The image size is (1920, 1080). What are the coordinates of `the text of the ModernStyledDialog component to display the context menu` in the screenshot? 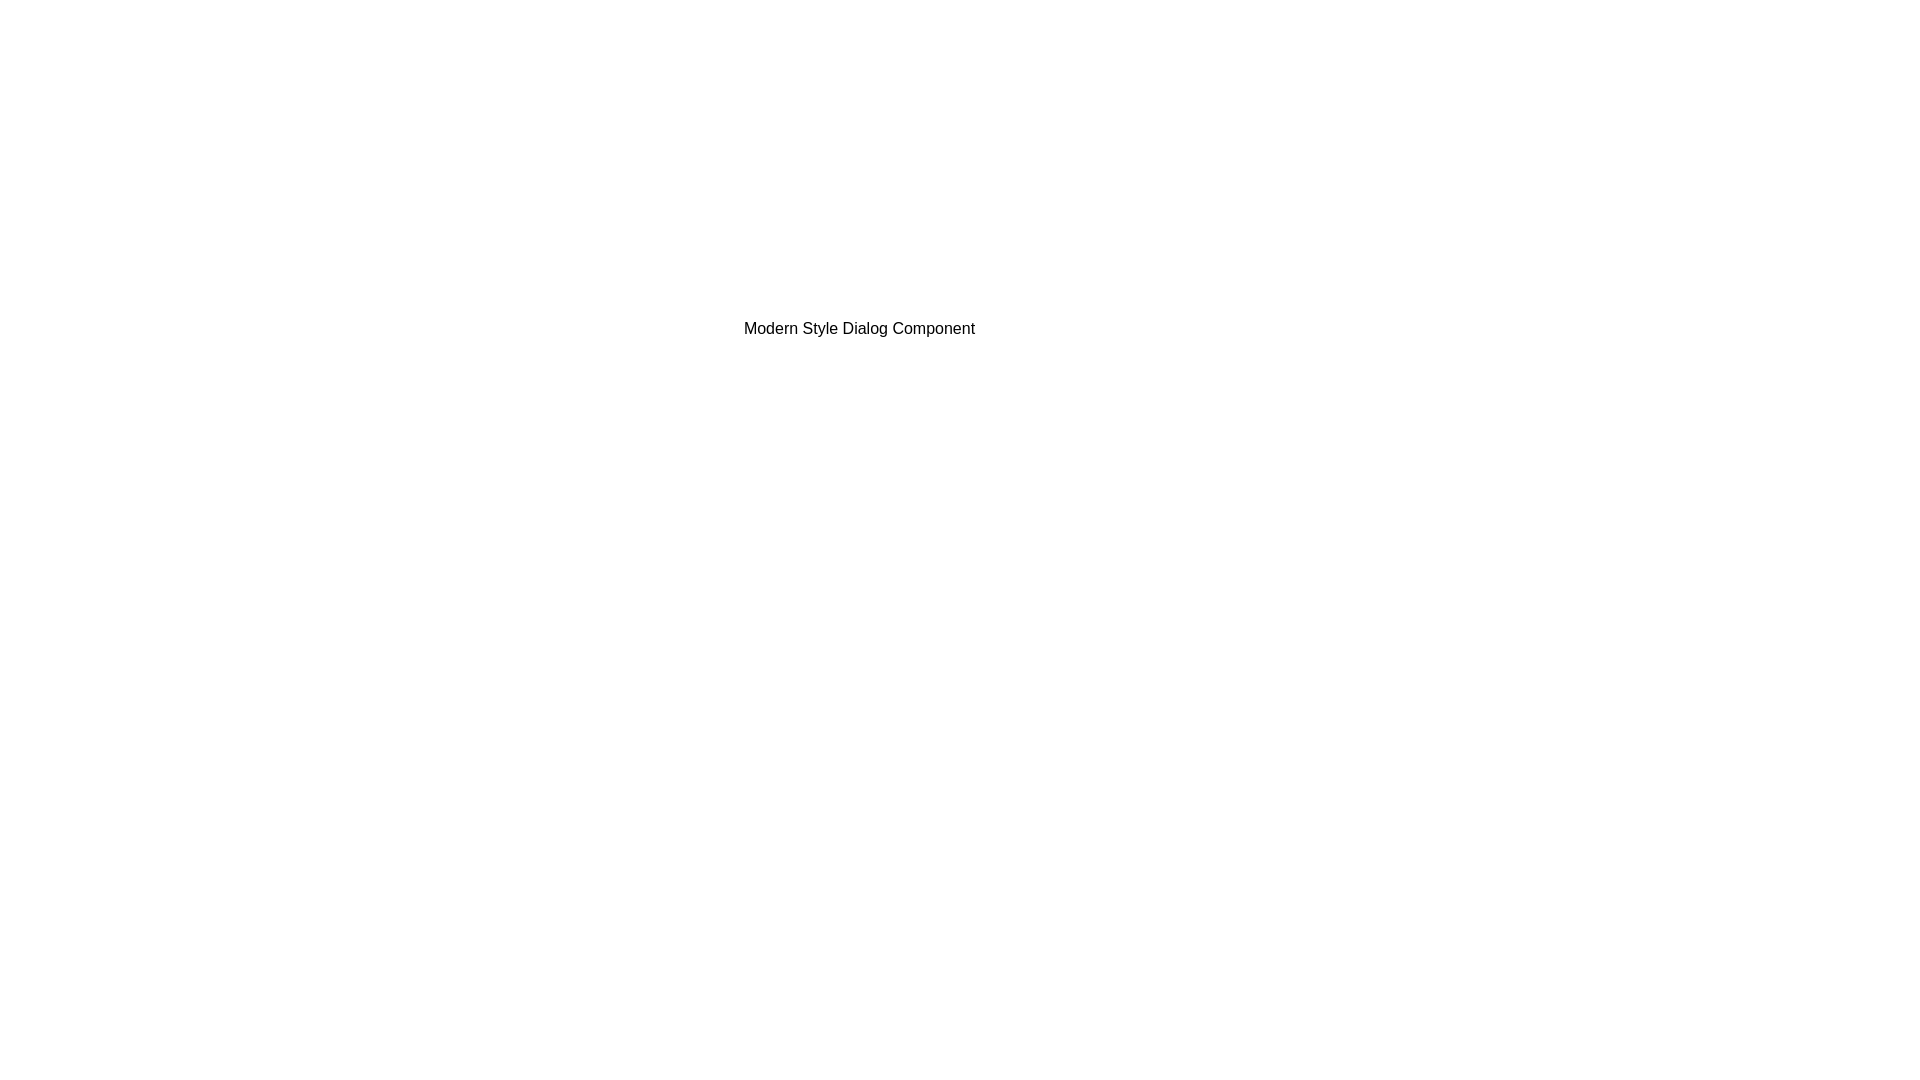 It's located at (859, 327).